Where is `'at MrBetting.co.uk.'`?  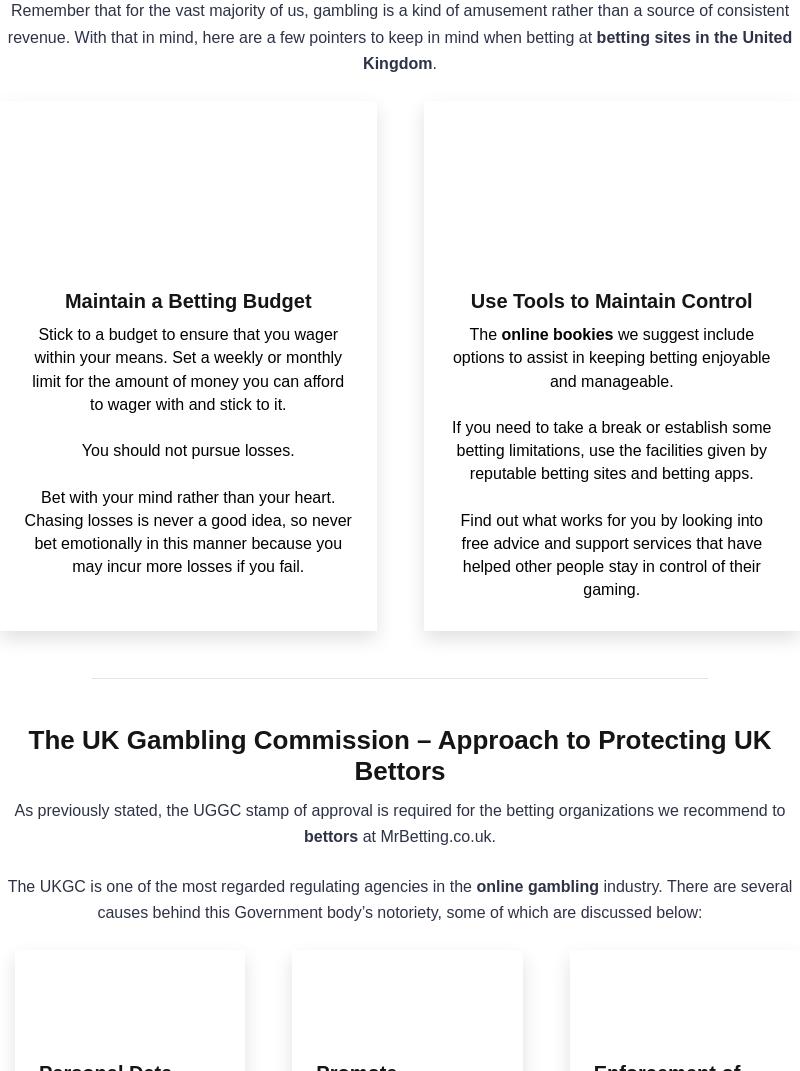
'at MrBetting.co.uk.' is located at coordinates (426, 834).